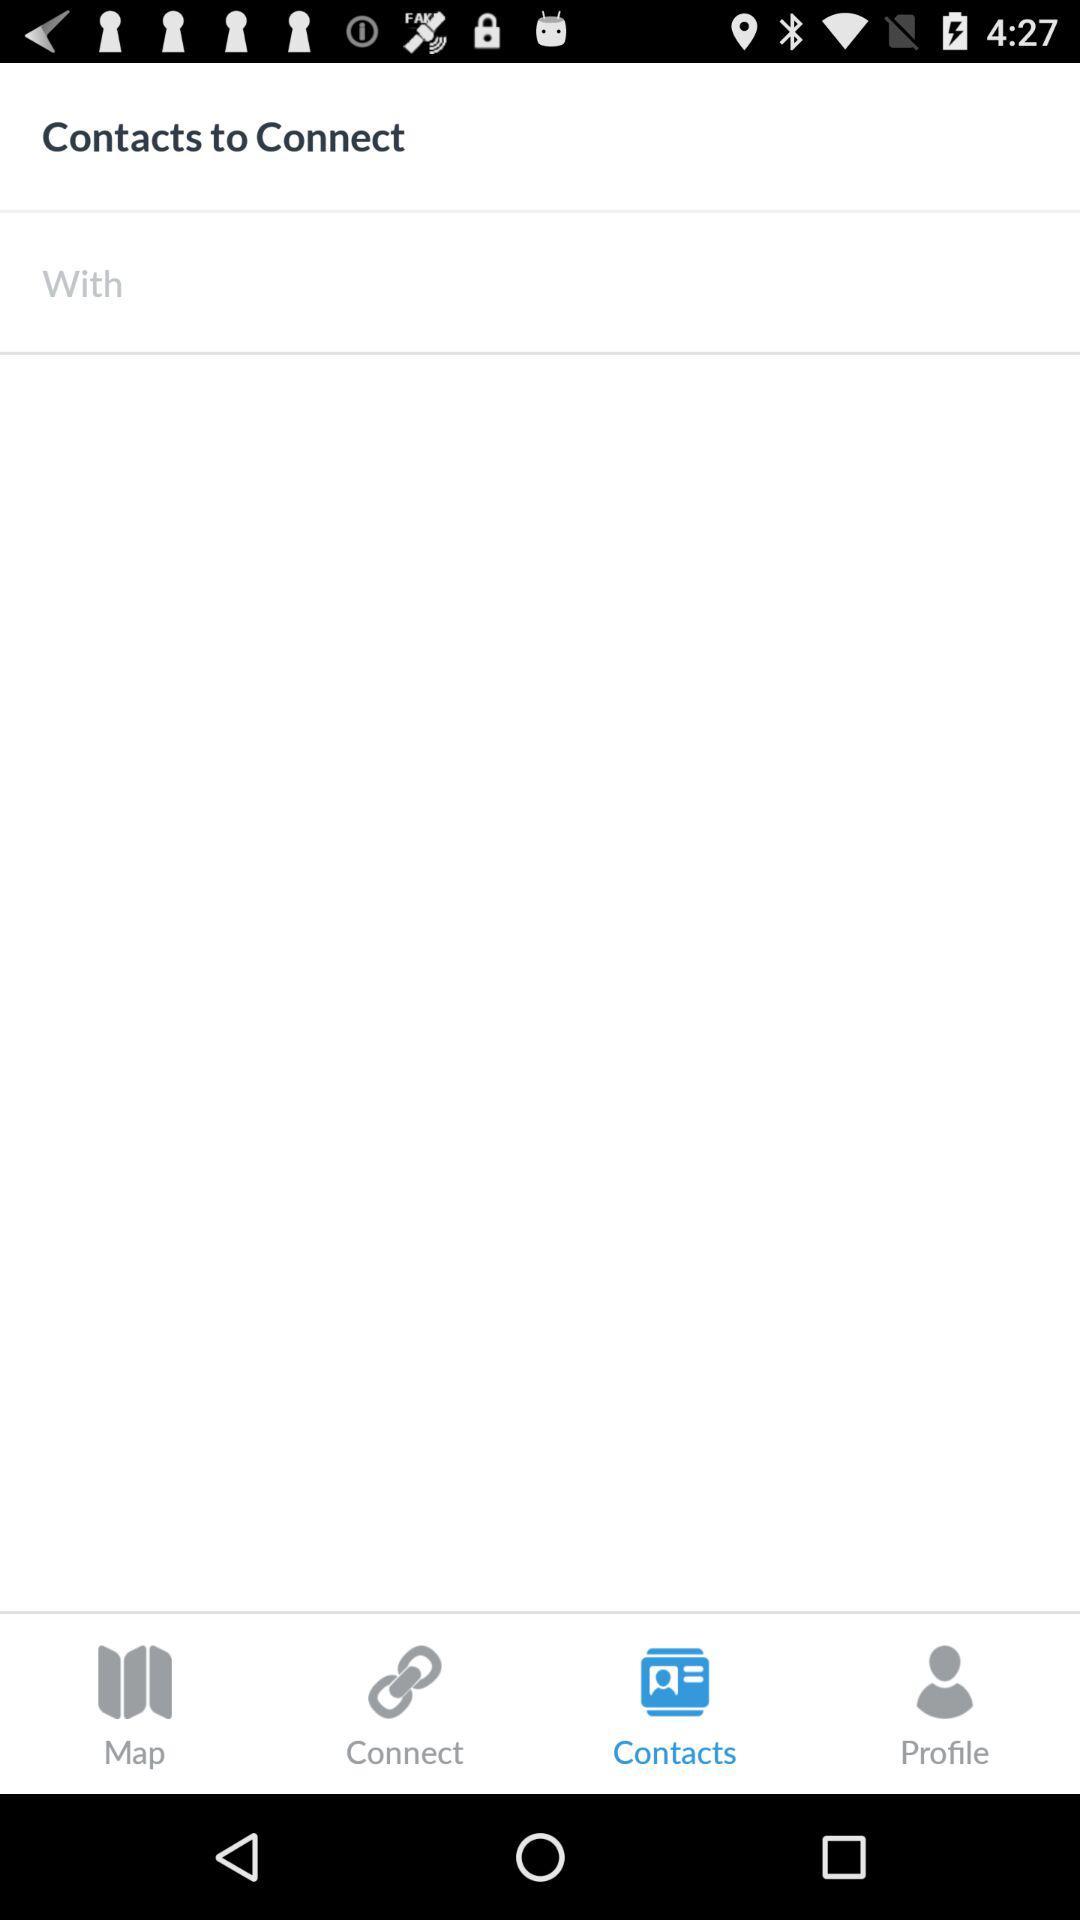  I want to click on see contact, so click(540, 982).